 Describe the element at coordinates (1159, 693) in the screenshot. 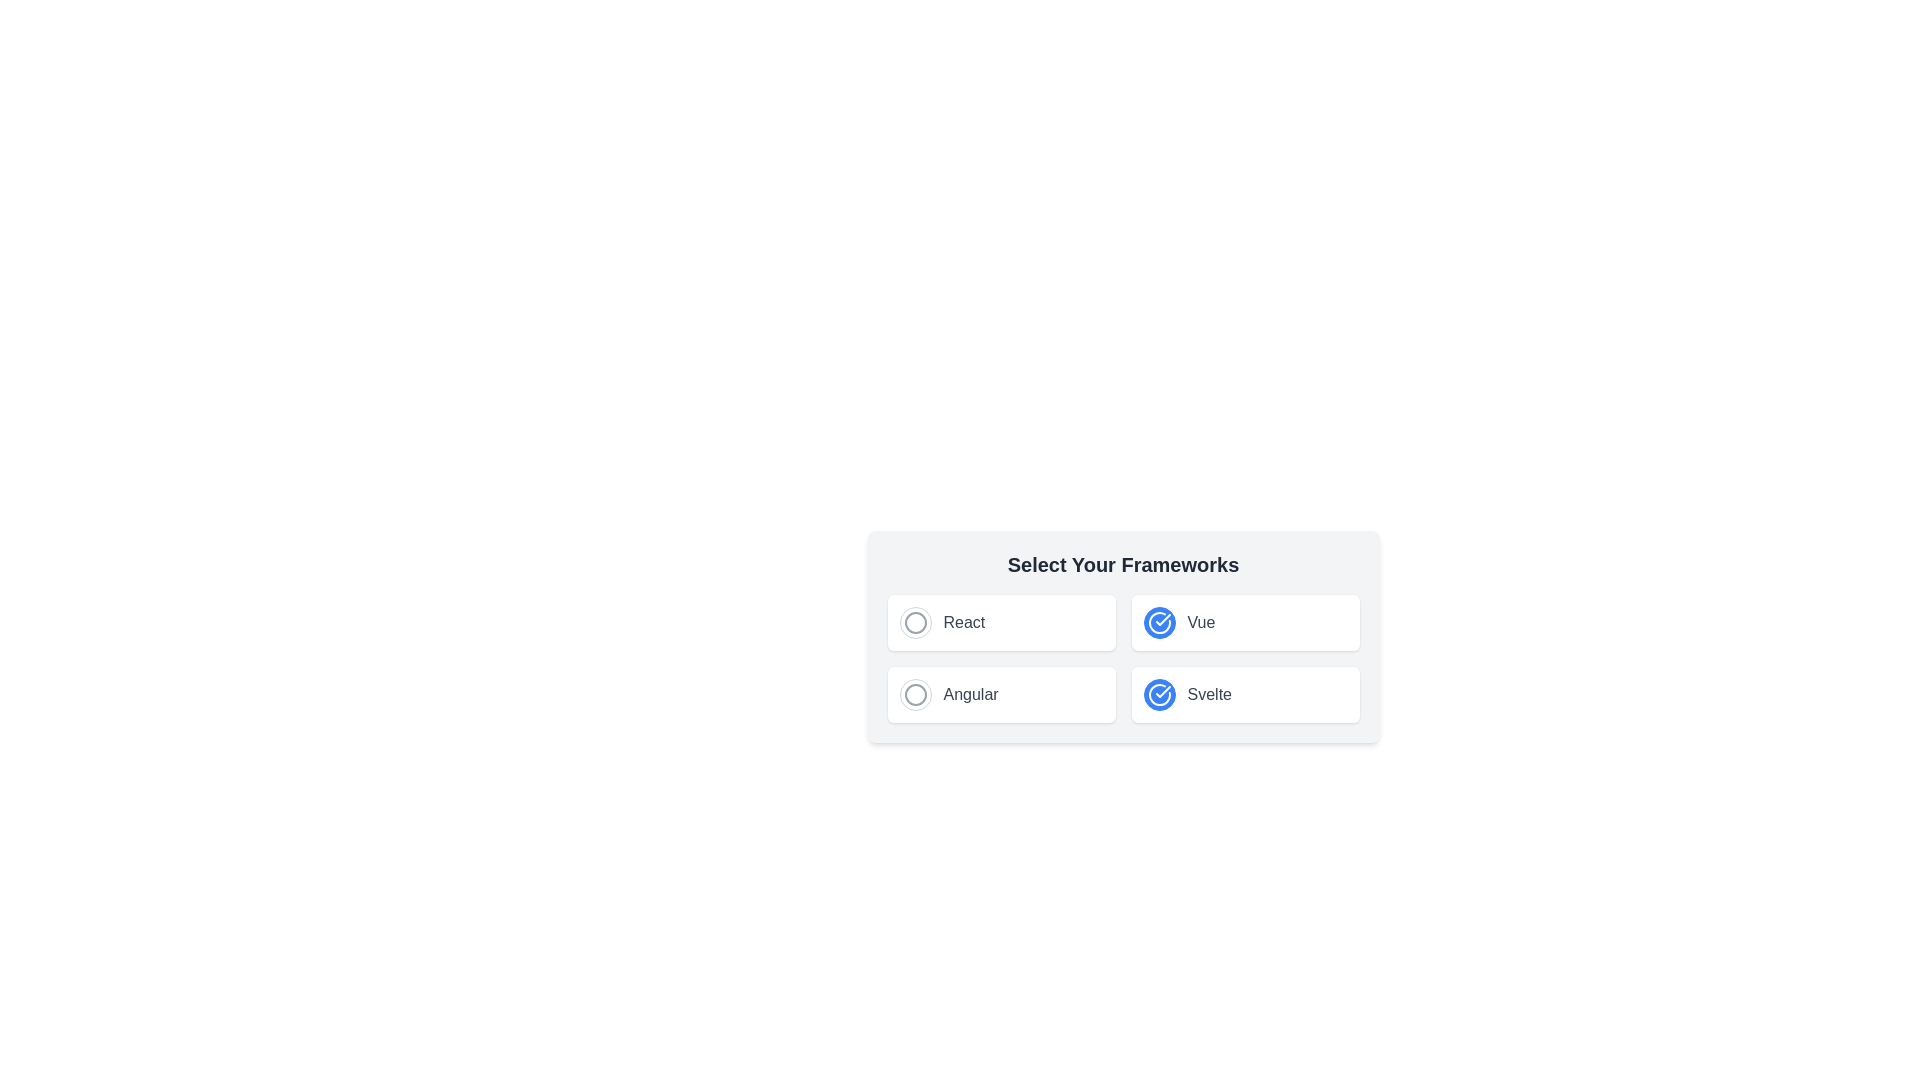

I see `the 'Svelte' selectable option button` at that location.